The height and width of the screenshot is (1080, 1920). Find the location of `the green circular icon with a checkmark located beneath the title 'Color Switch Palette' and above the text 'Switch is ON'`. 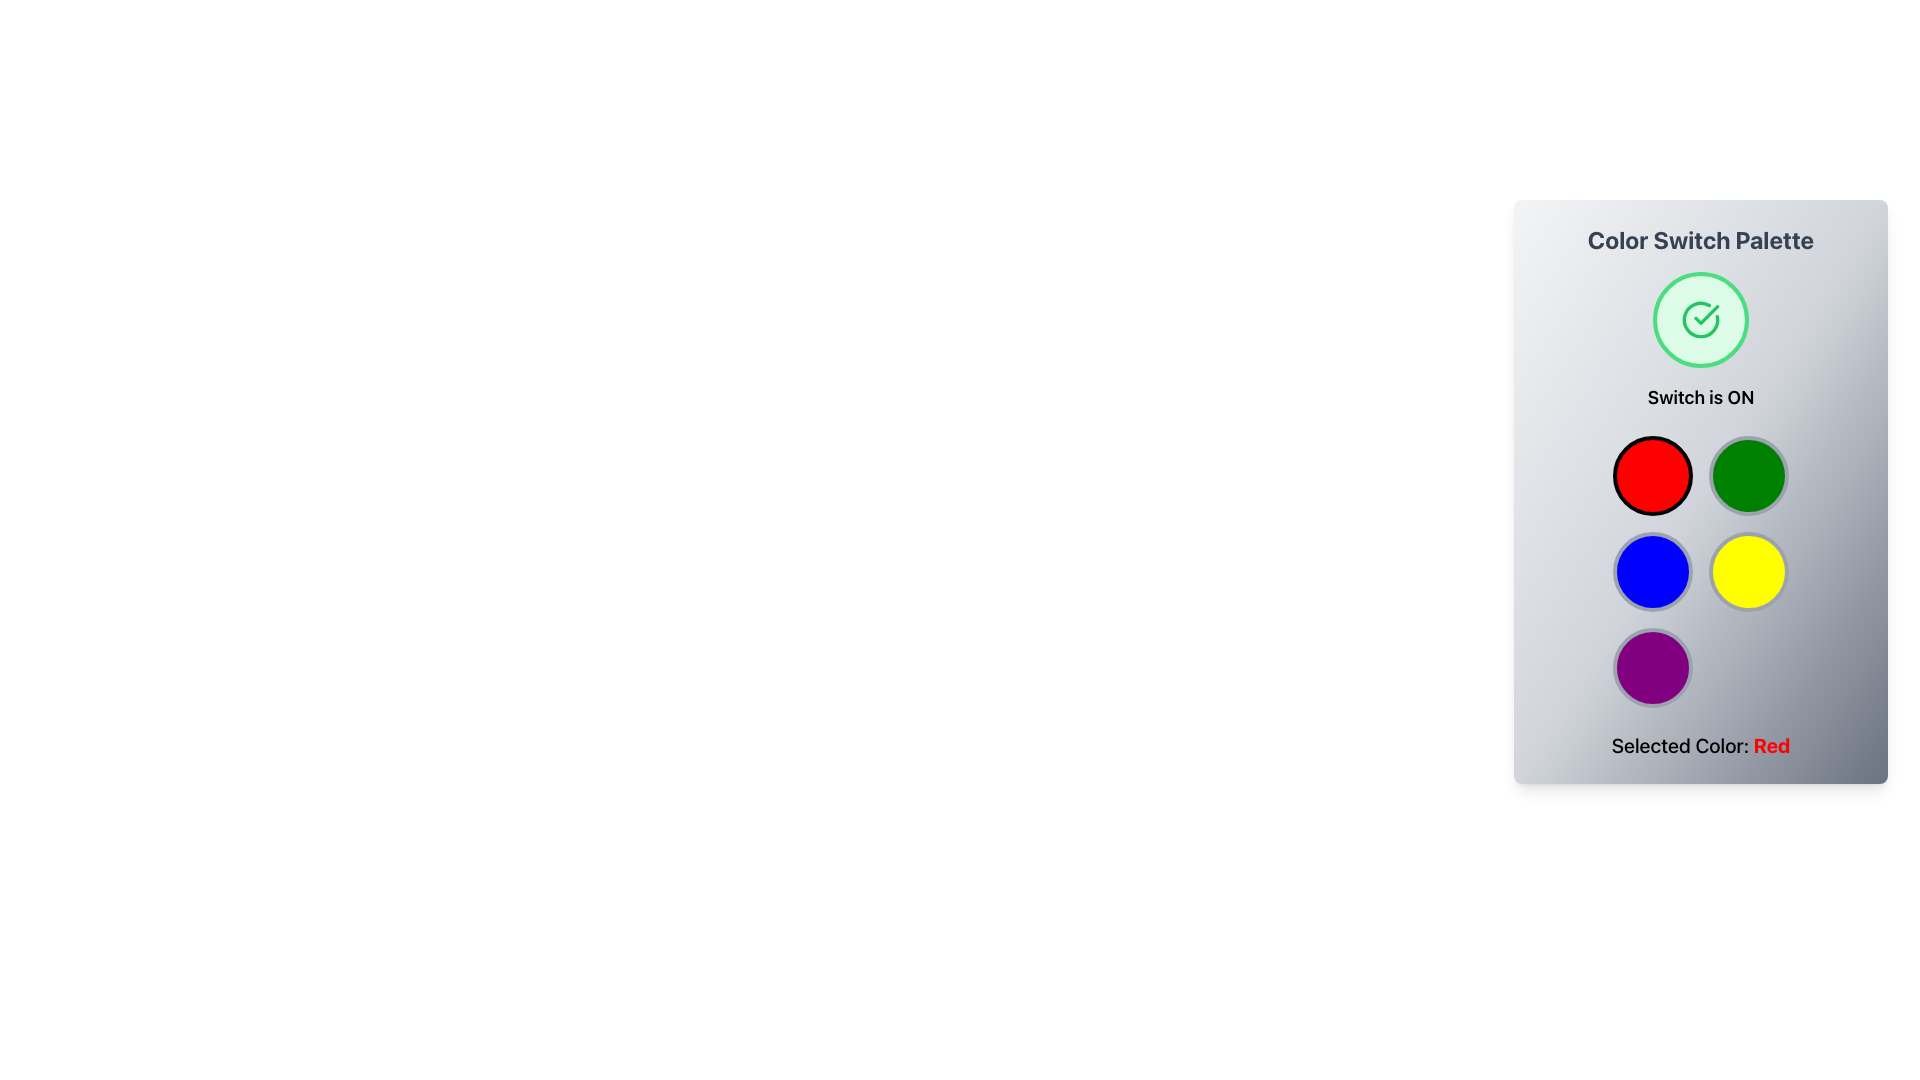

the green circular icon with a checkmark located beneath the title 'Color Switch Palette' and above the text 'Switch is ON' is located at coordinates (1699, 319).